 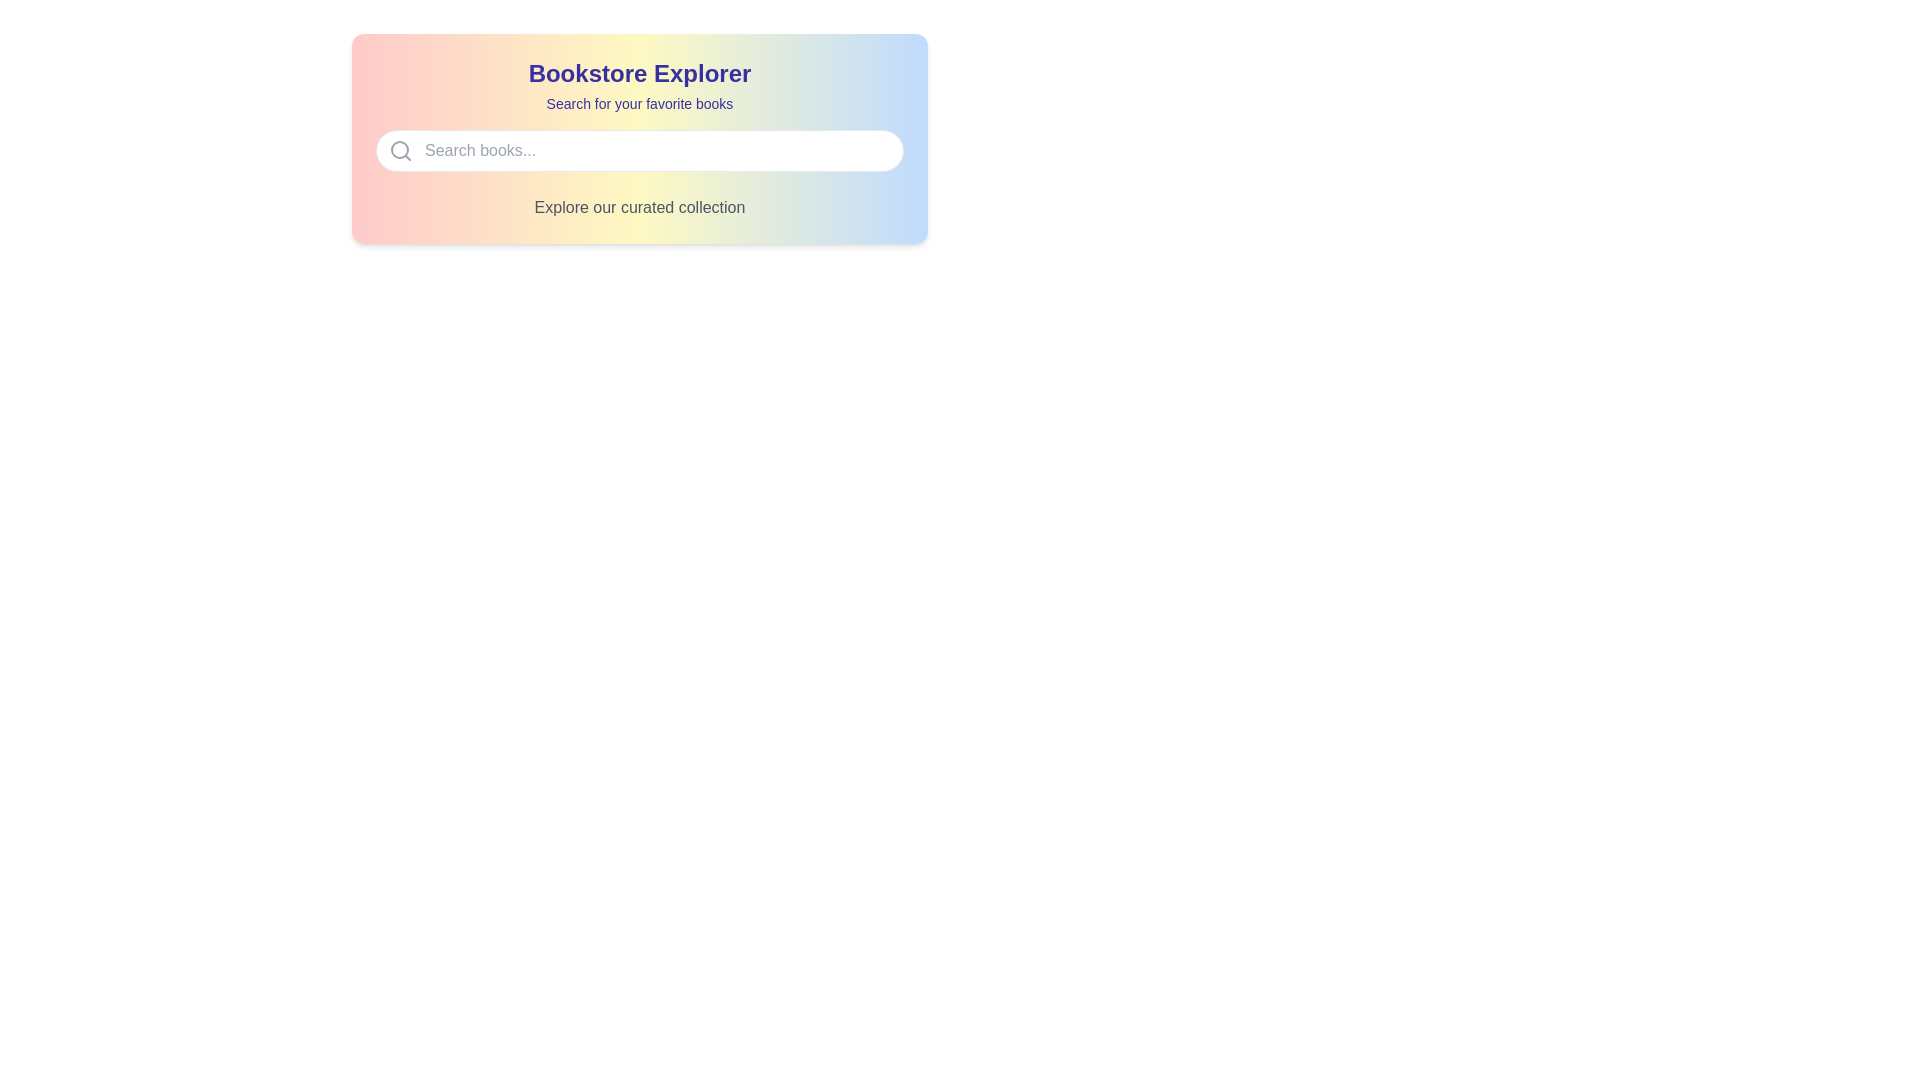 I want to click on the lowermost Text label that conveys information, located below the search bar within a gradient-colored rounded rectangle, so click(x=638, y=208).